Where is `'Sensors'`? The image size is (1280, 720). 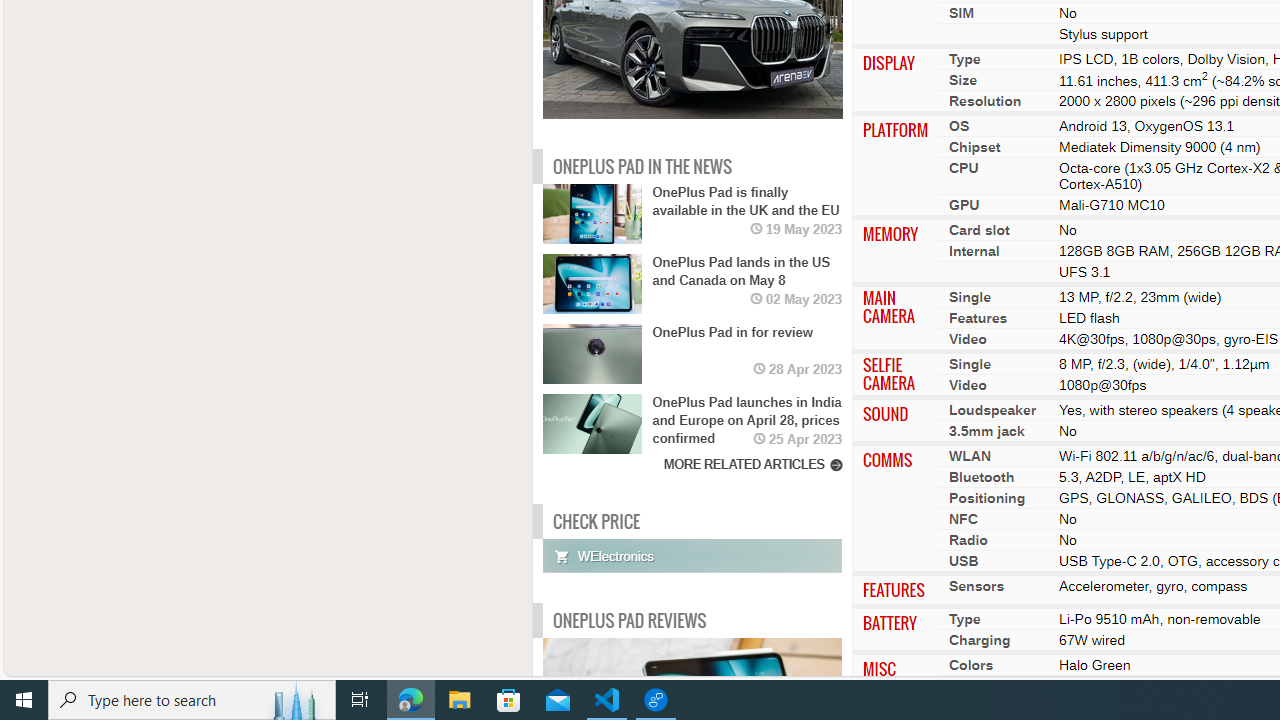
'Sensors' is located at coordinates (976, 585).